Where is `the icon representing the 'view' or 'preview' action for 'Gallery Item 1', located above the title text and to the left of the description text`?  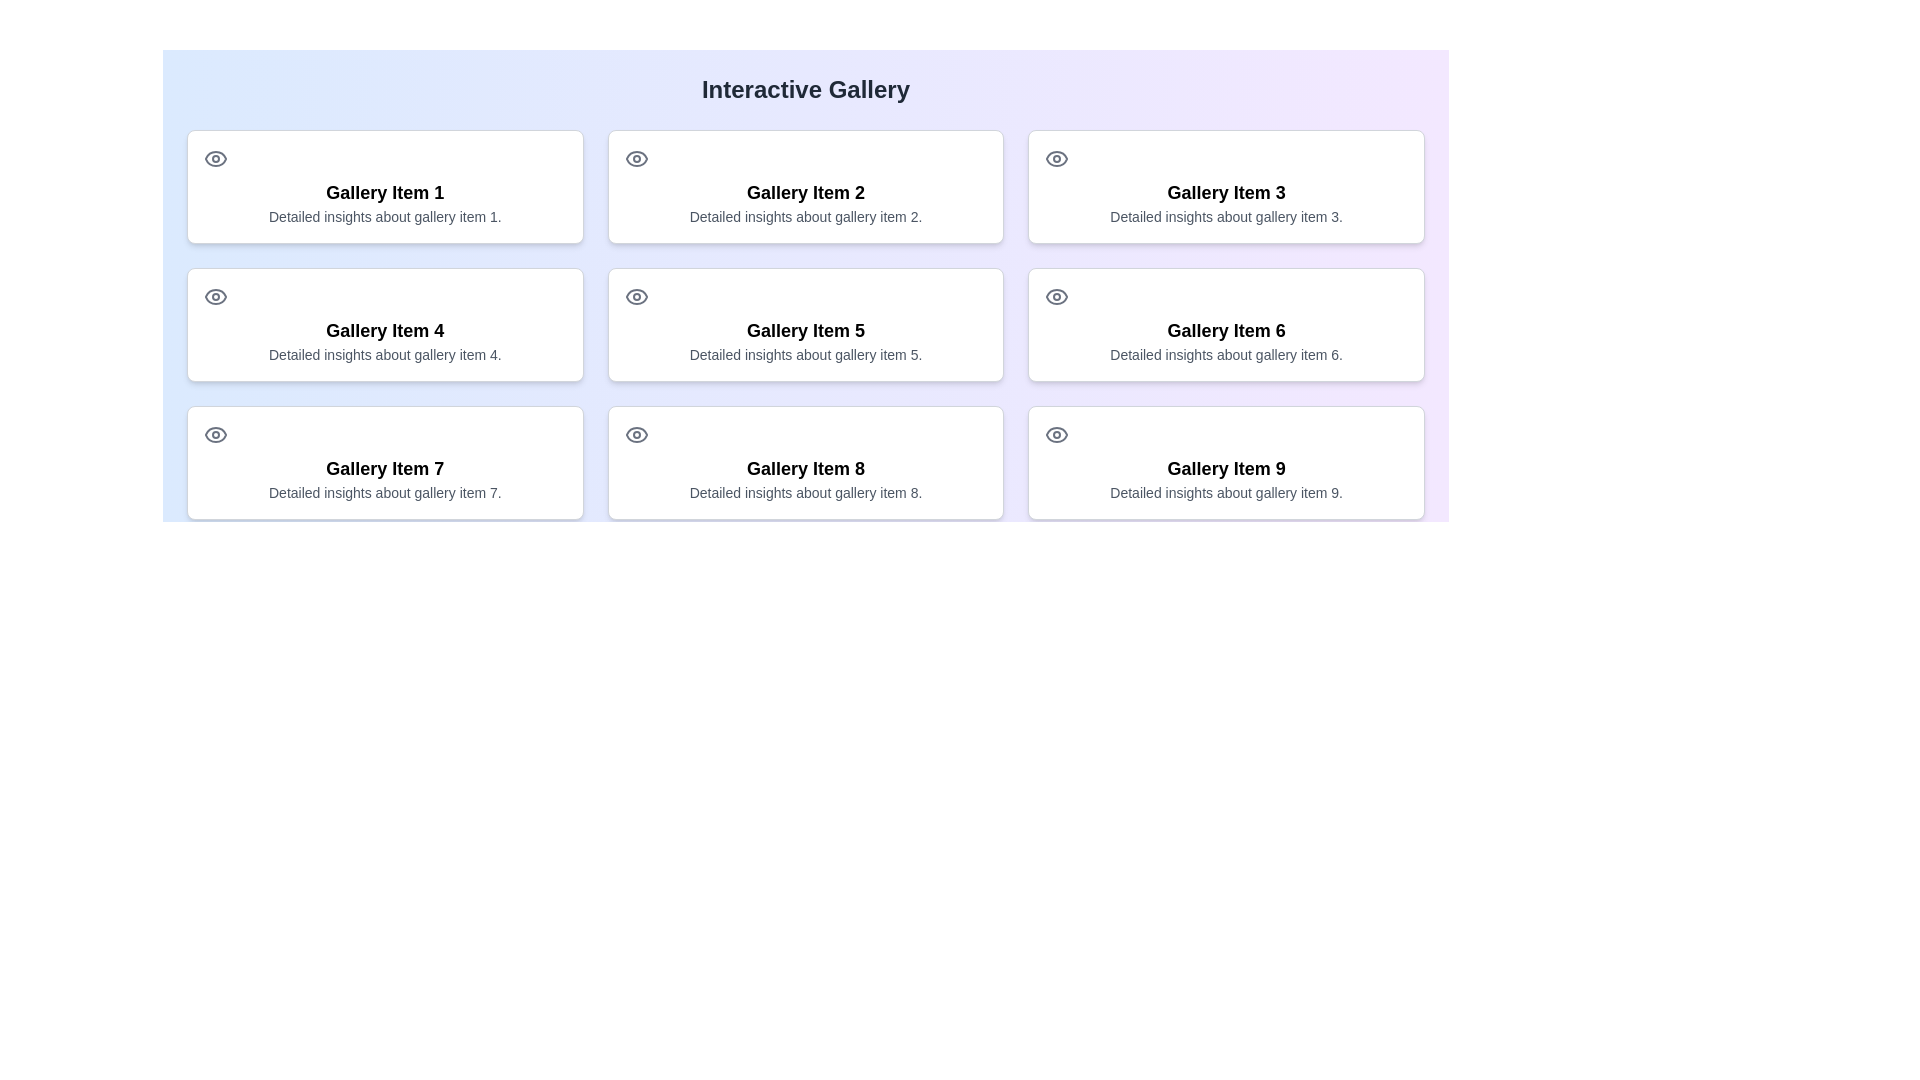 the icon representing the 'view' or 'preview' action for 'Gallery Item 1', located above the title text and to the left of the description text is located at coordinates (216, 157).